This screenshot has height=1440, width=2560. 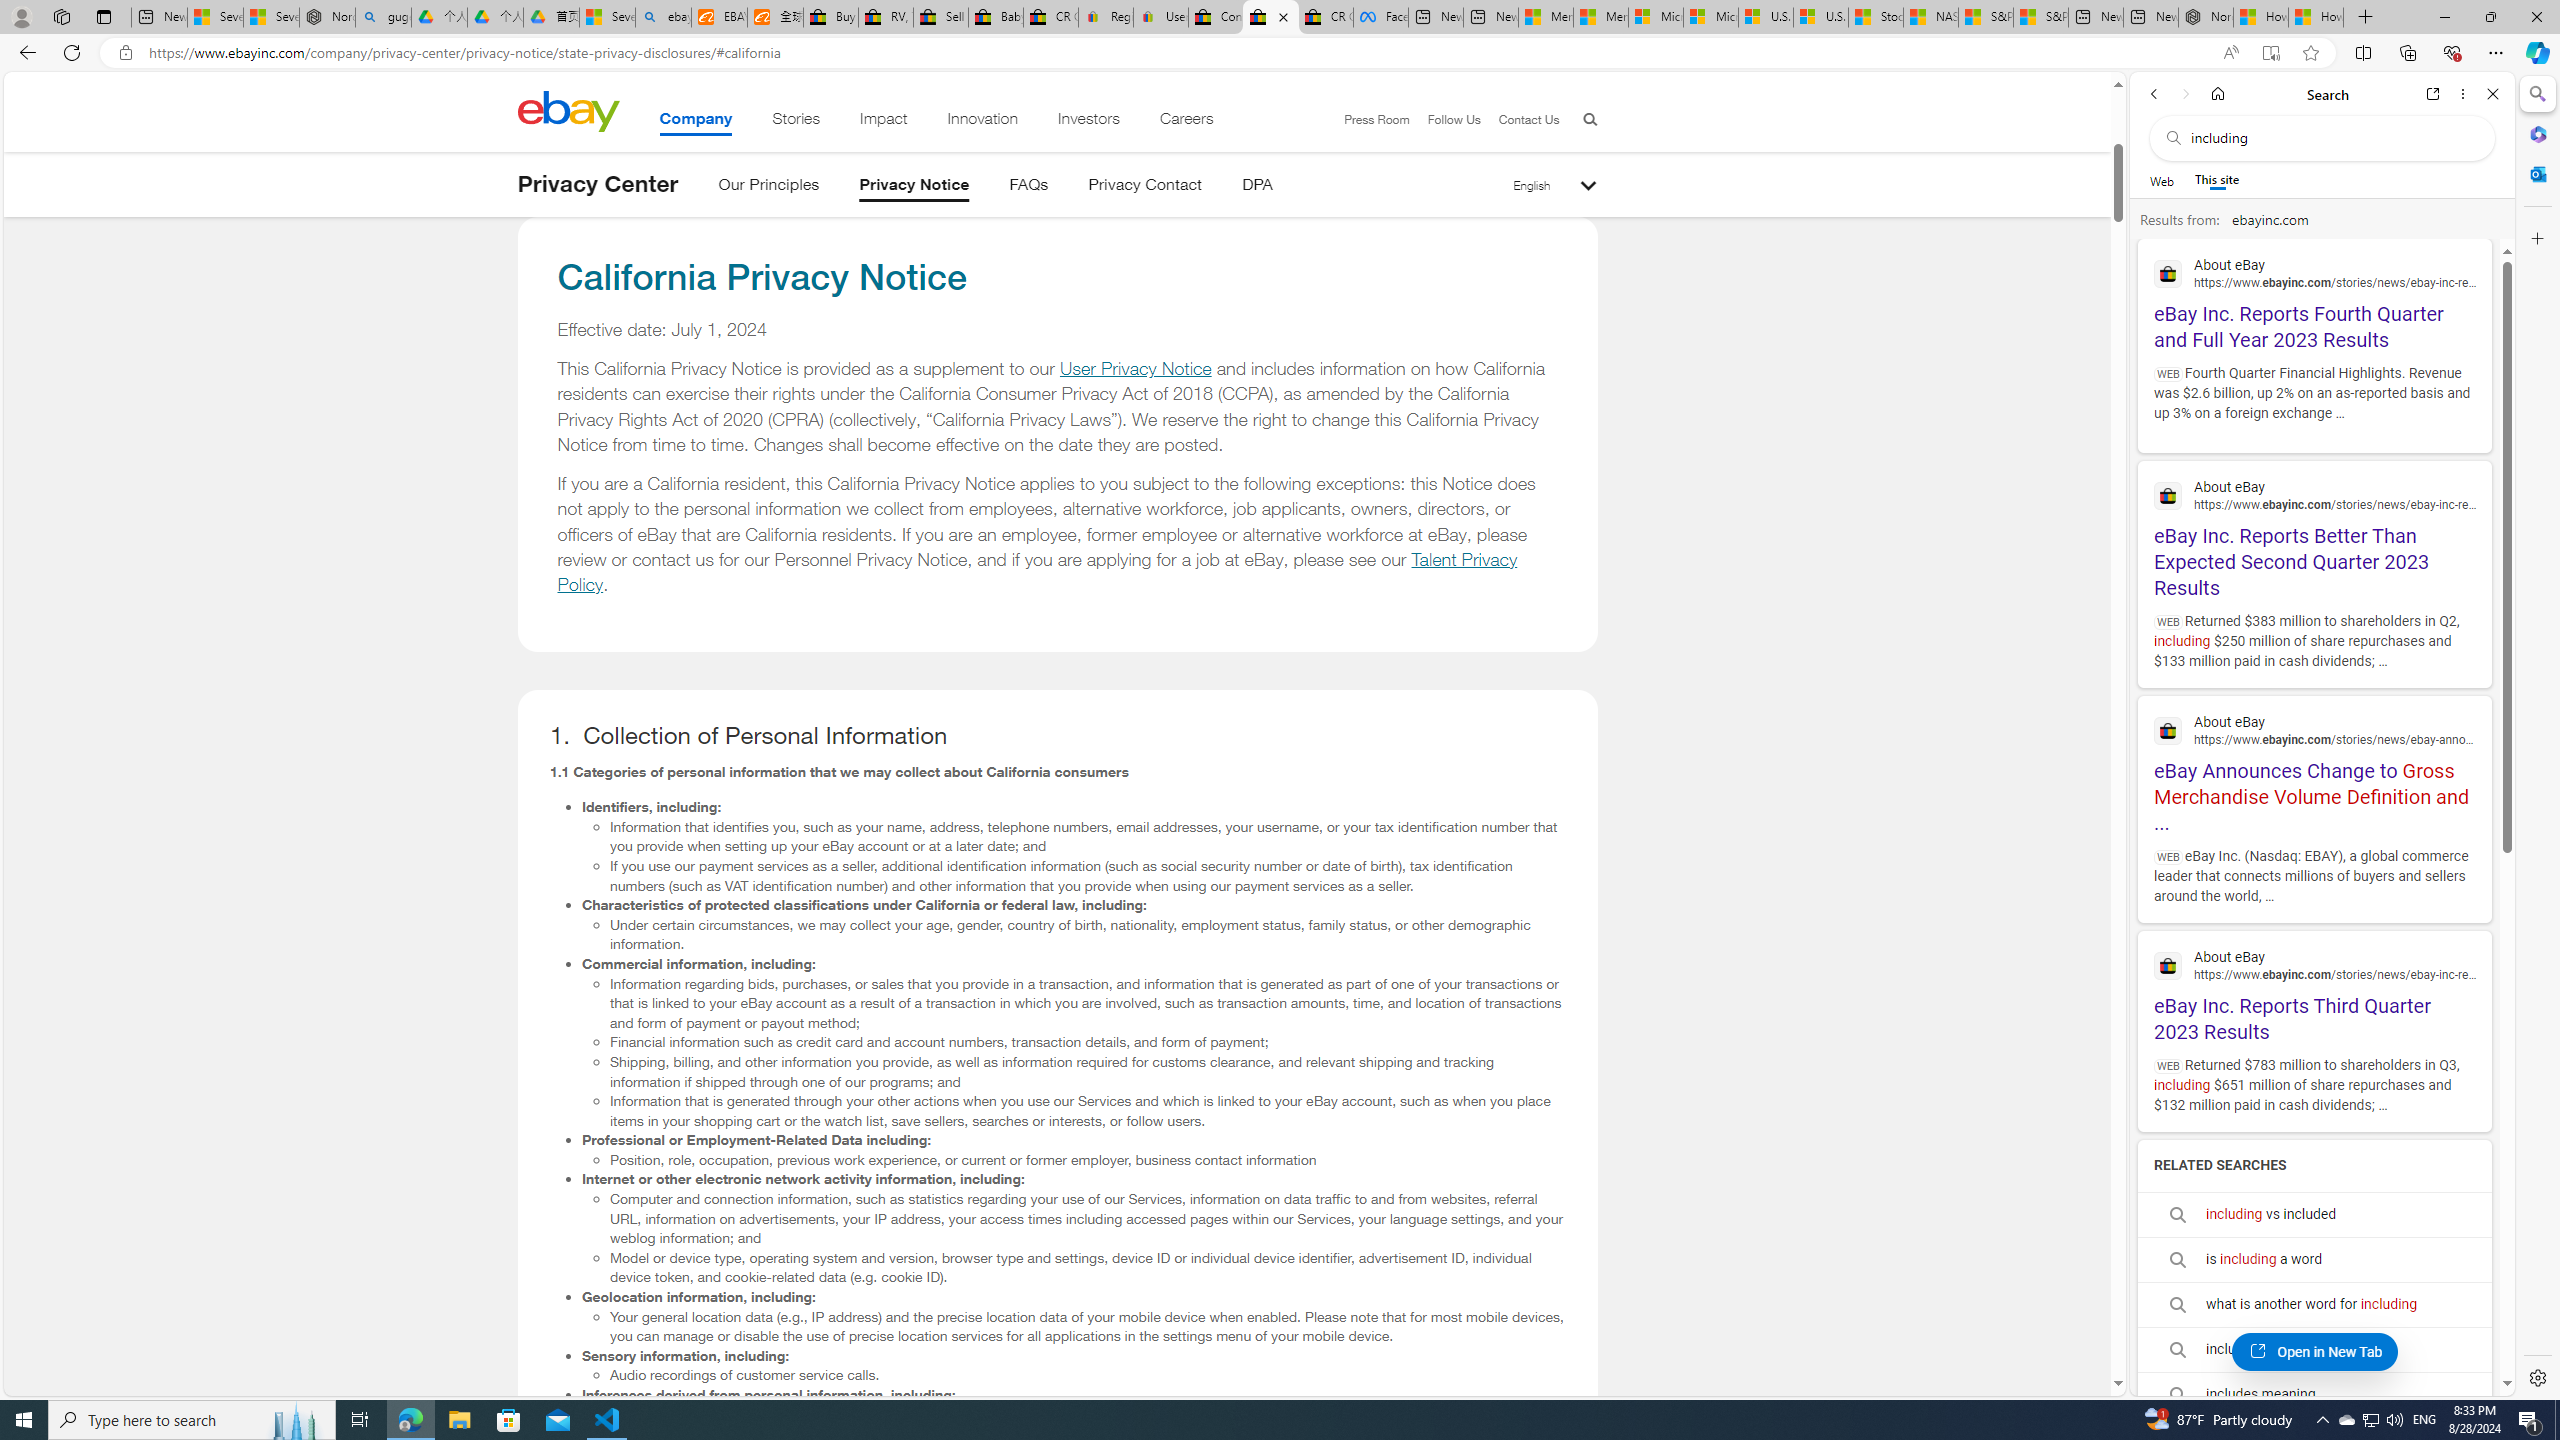 I want to click on 'Audio recordings of customer service calls.', so click(x=1088, y=1374).